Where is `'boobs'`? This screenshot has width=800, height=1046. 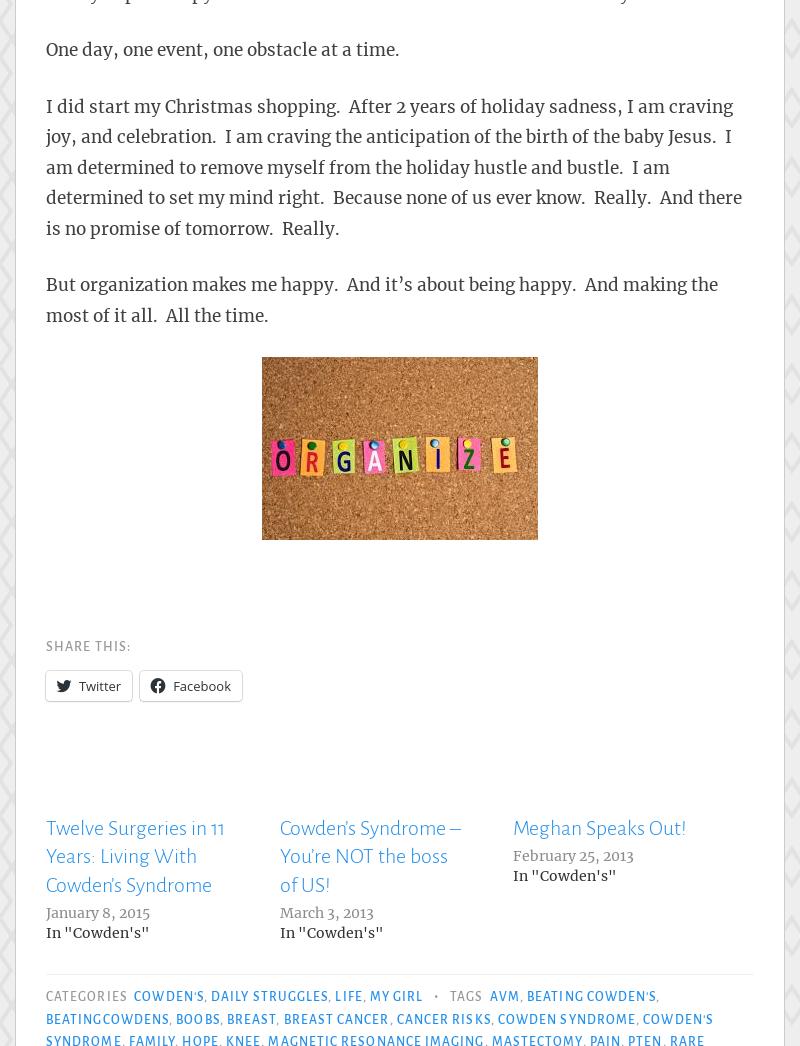
'boobs' is located at coordinates (196, 1019).